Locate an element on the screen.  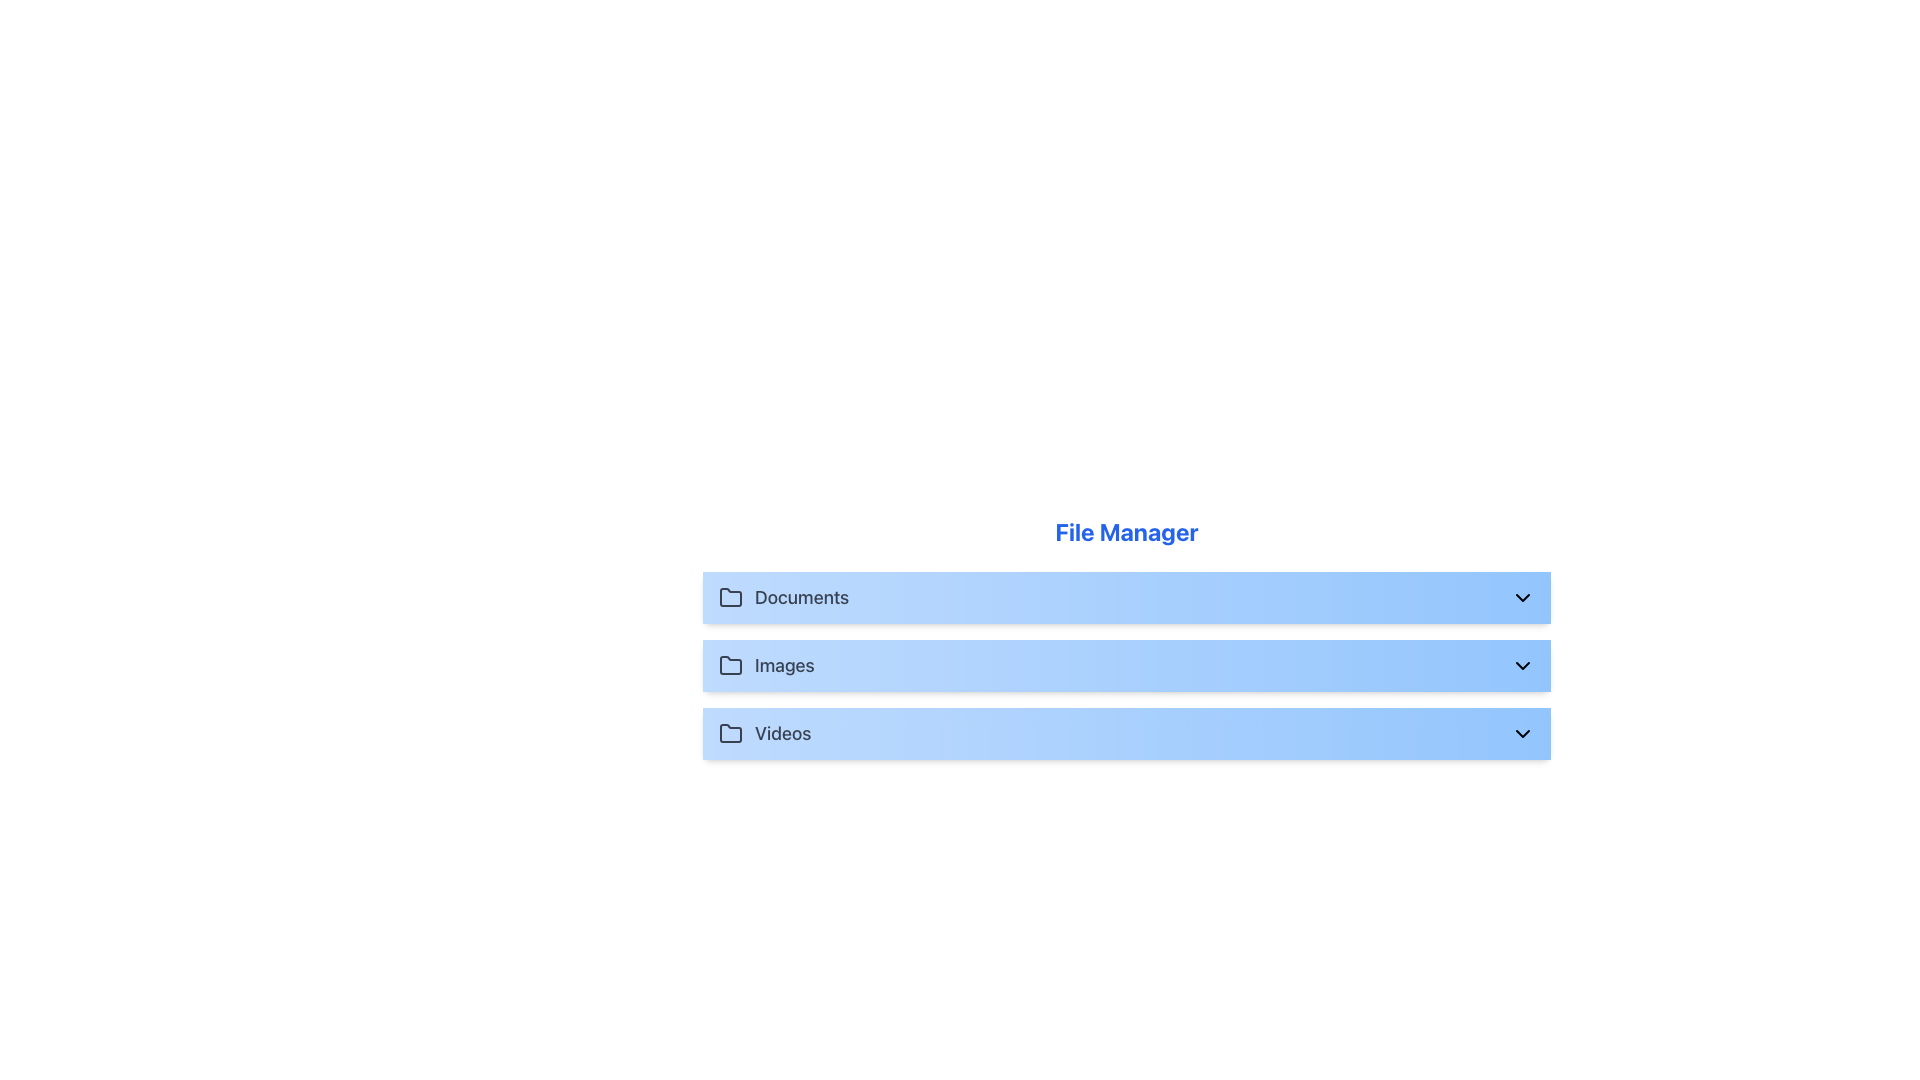
the 'Documents' button with dropdown functionality is located at coordinates (1127, 596).